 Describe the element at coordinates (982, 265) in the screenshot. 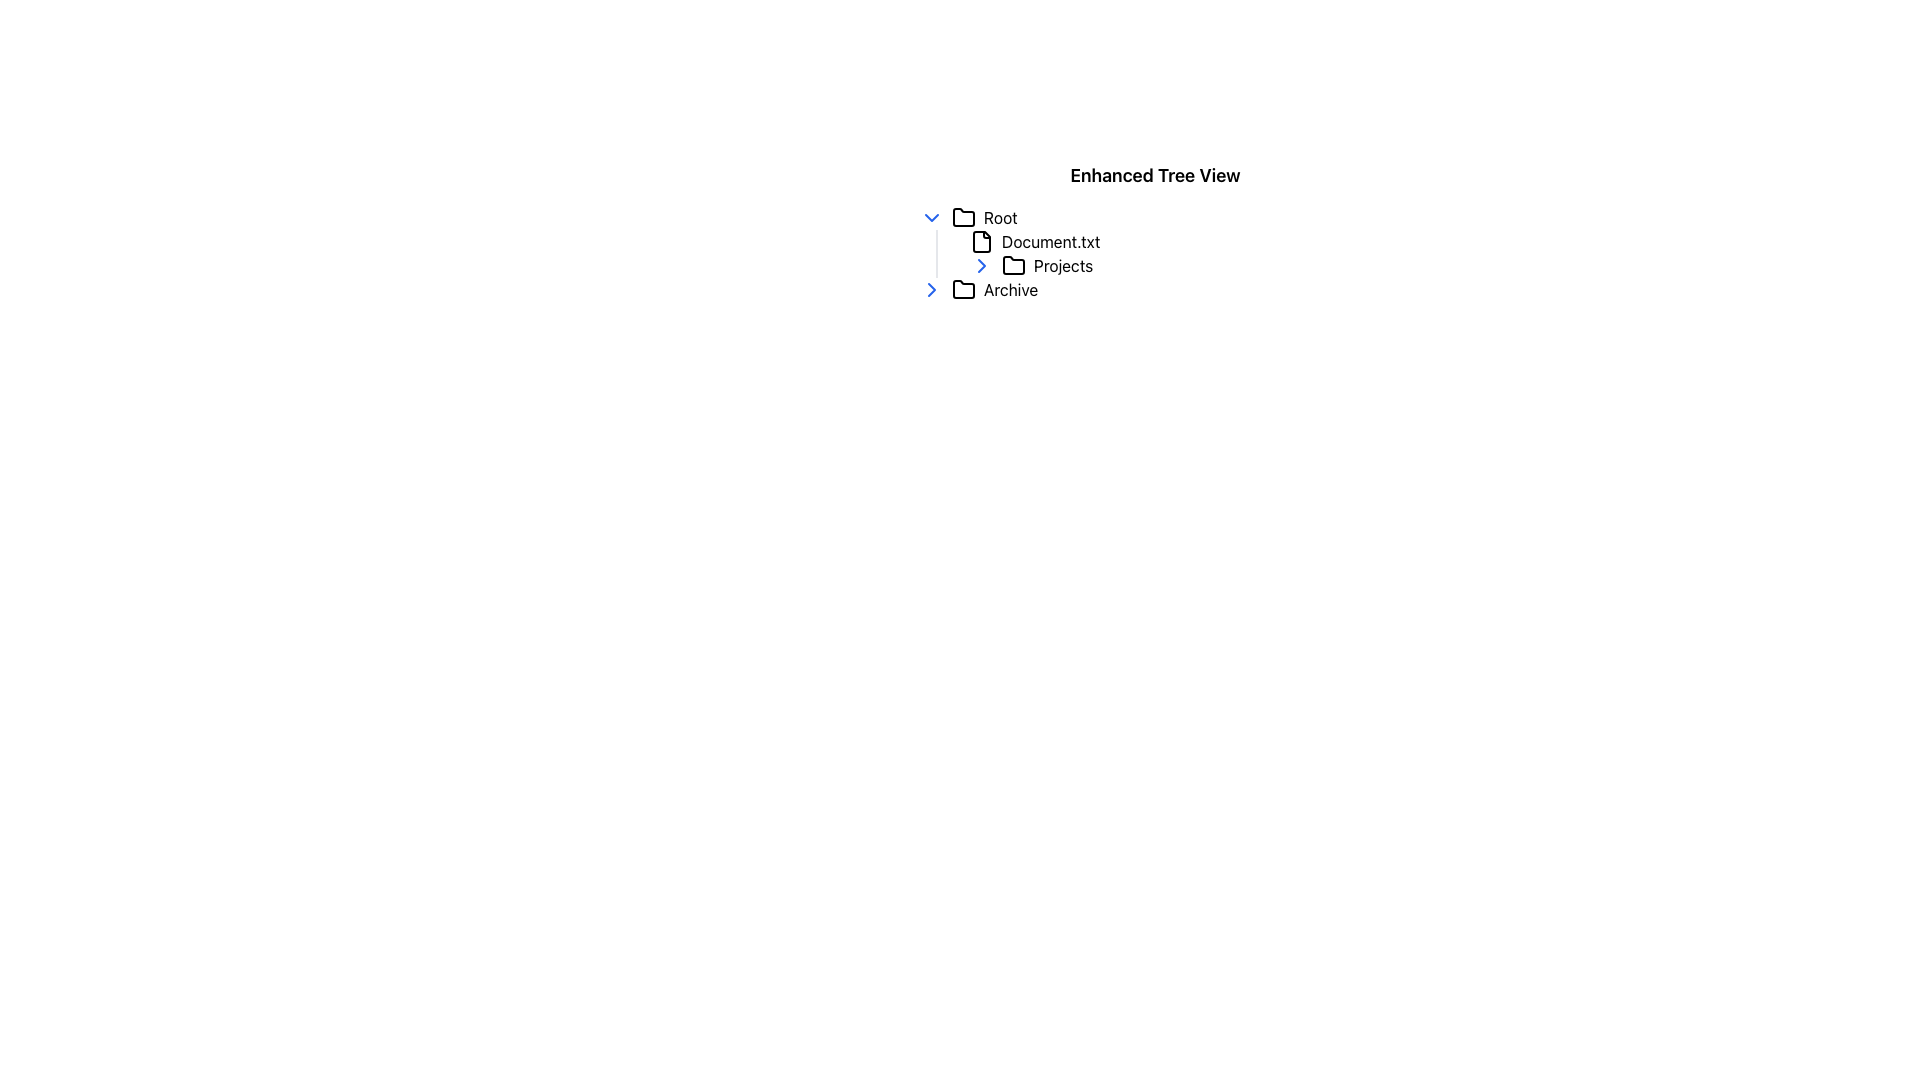

I see `the chevron-right icon indicating the 'Projects' folder` at that location.